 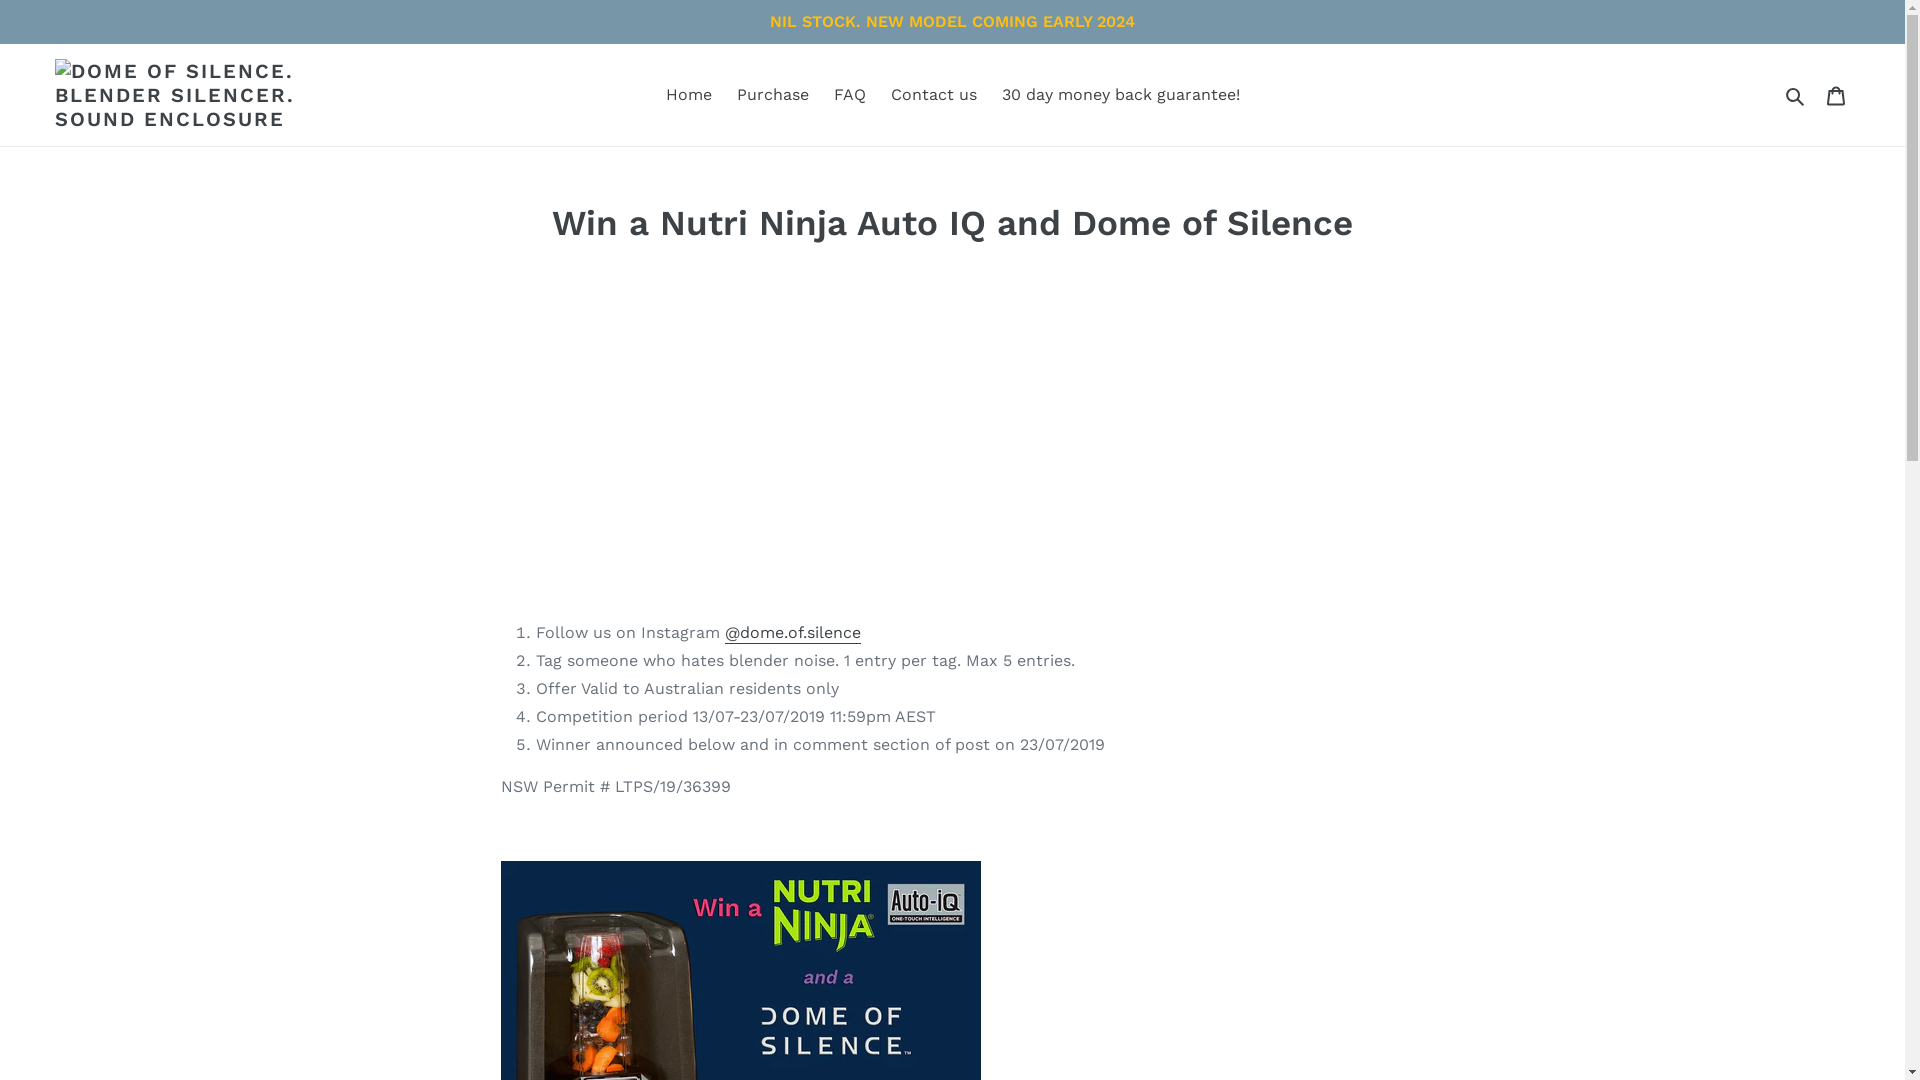 What do you see at coordinates (689, 95) in the screenshot?
I see `'Home'` at bounding box center [689, 95].